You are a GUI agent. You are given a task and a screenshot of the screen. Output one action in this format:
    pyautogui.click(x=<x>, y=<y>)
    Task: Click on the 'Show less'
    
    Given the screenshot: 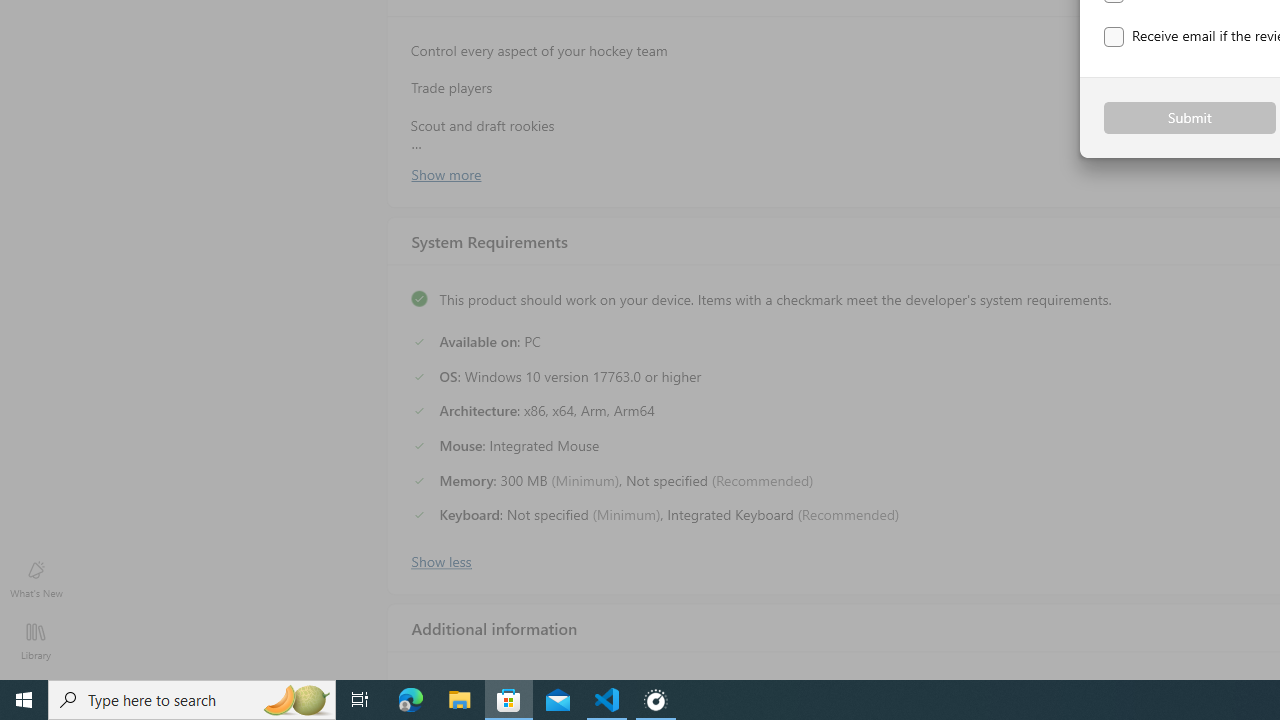 What is the action you would take?
    pyautogui.click(x=439, y=559)
    